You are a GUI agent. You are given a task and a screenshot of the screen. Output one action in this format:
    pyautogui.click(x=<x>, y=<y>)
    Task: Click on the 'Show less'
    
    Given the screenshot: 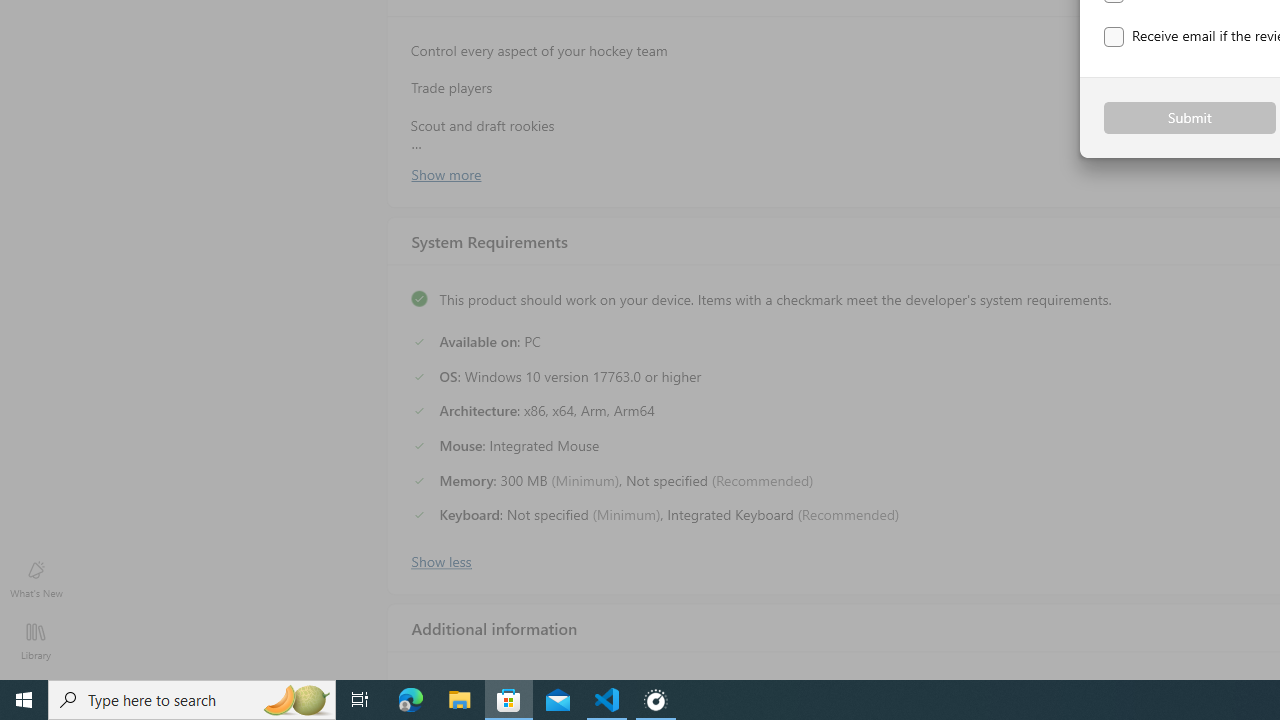 What is the action you would take?
    pyautogui.click(x=439, y=559)
    